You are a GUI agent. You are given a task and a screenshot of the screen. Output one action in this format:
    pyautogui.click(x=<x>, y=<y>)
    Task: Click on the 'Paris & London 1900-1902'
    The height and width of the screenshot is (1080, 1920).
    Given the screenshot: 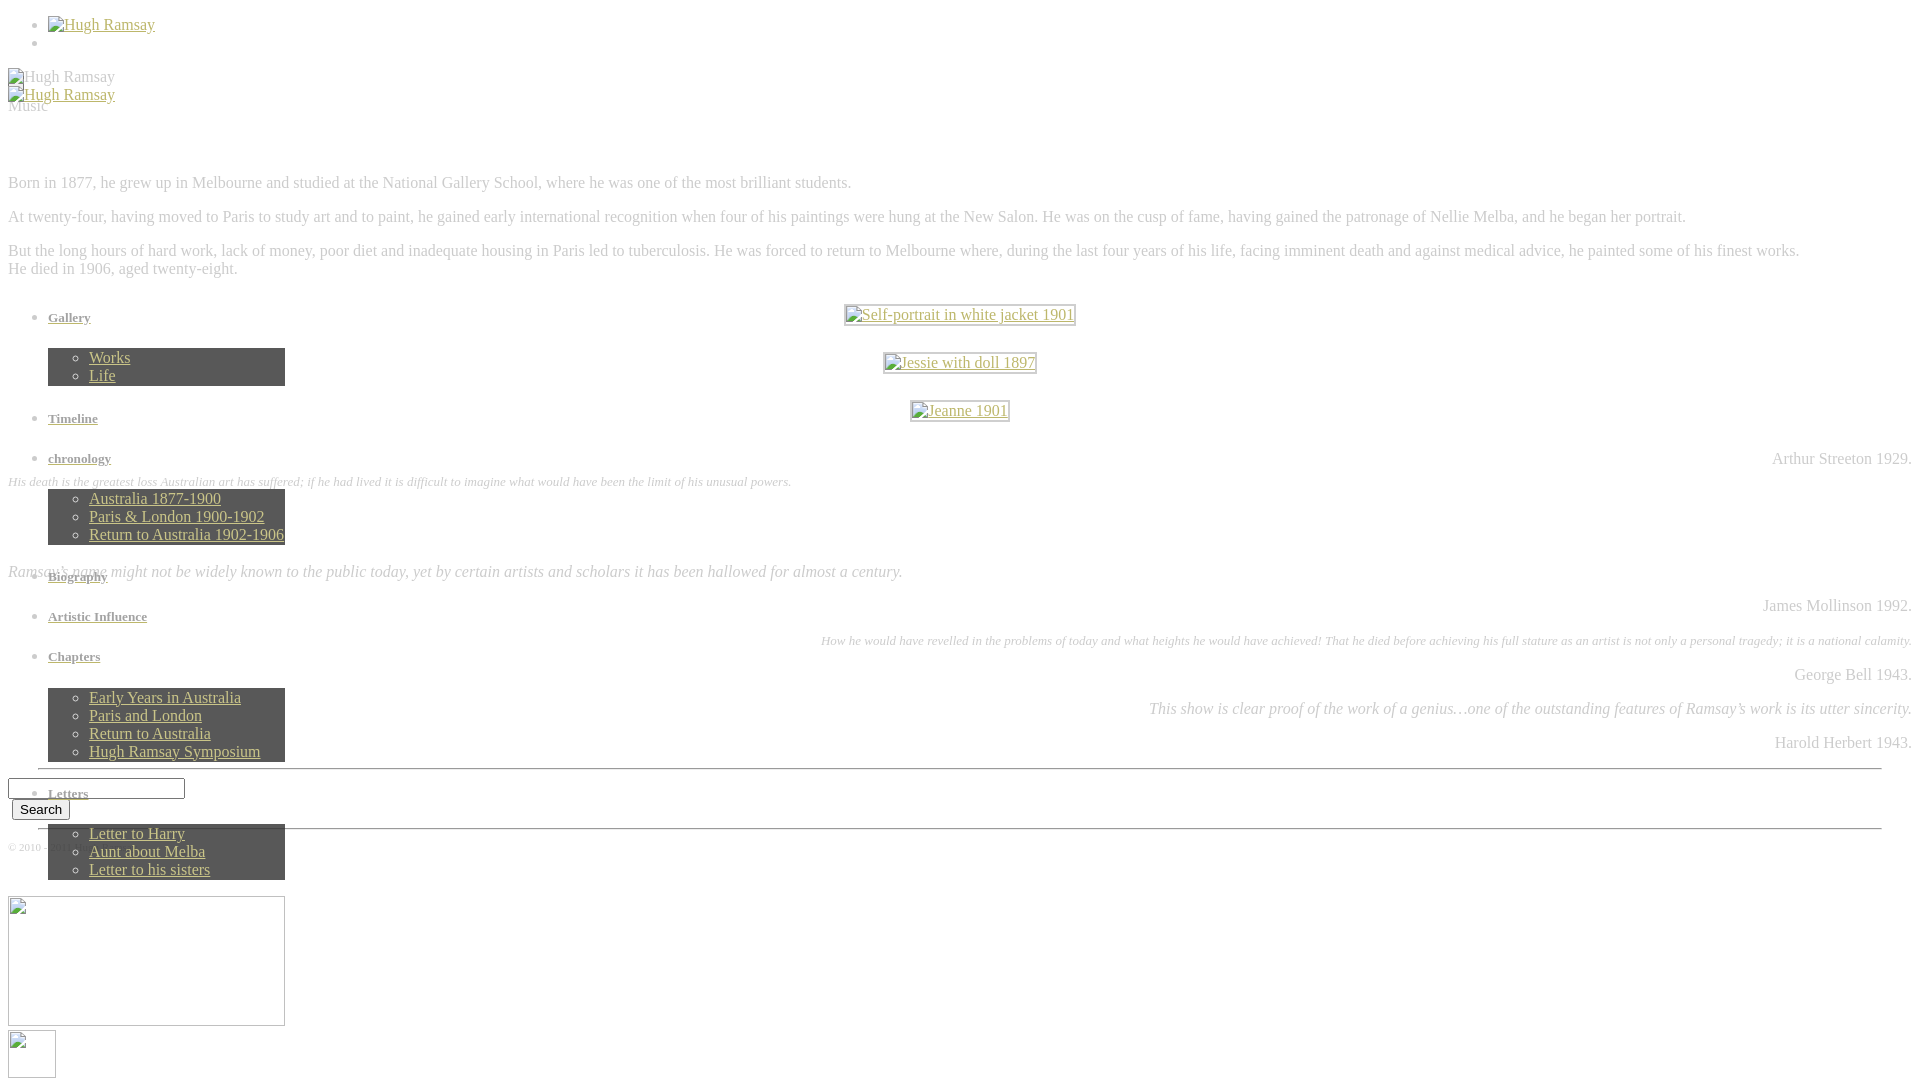 What is the action you would take?
    pyautogui.click(x=177, y=515)
    